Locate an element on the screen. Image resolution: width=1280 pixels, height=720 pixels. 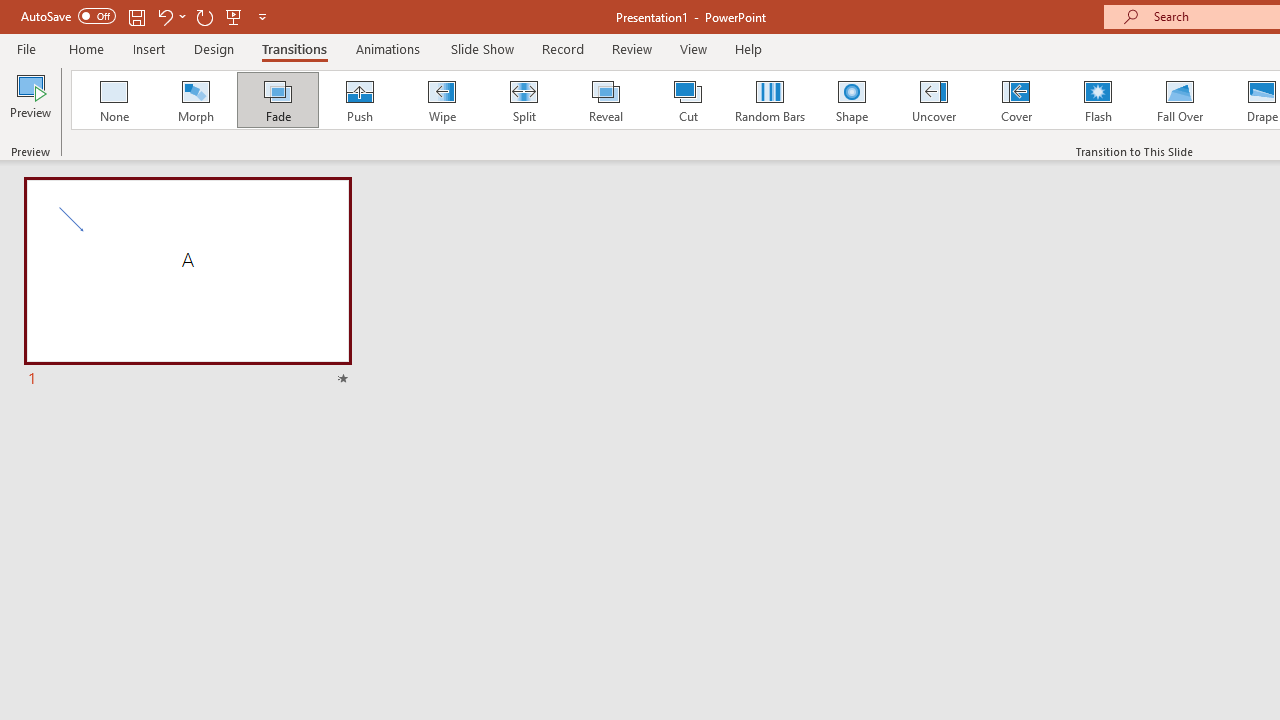
'None' is located at coordinates (112, 100).